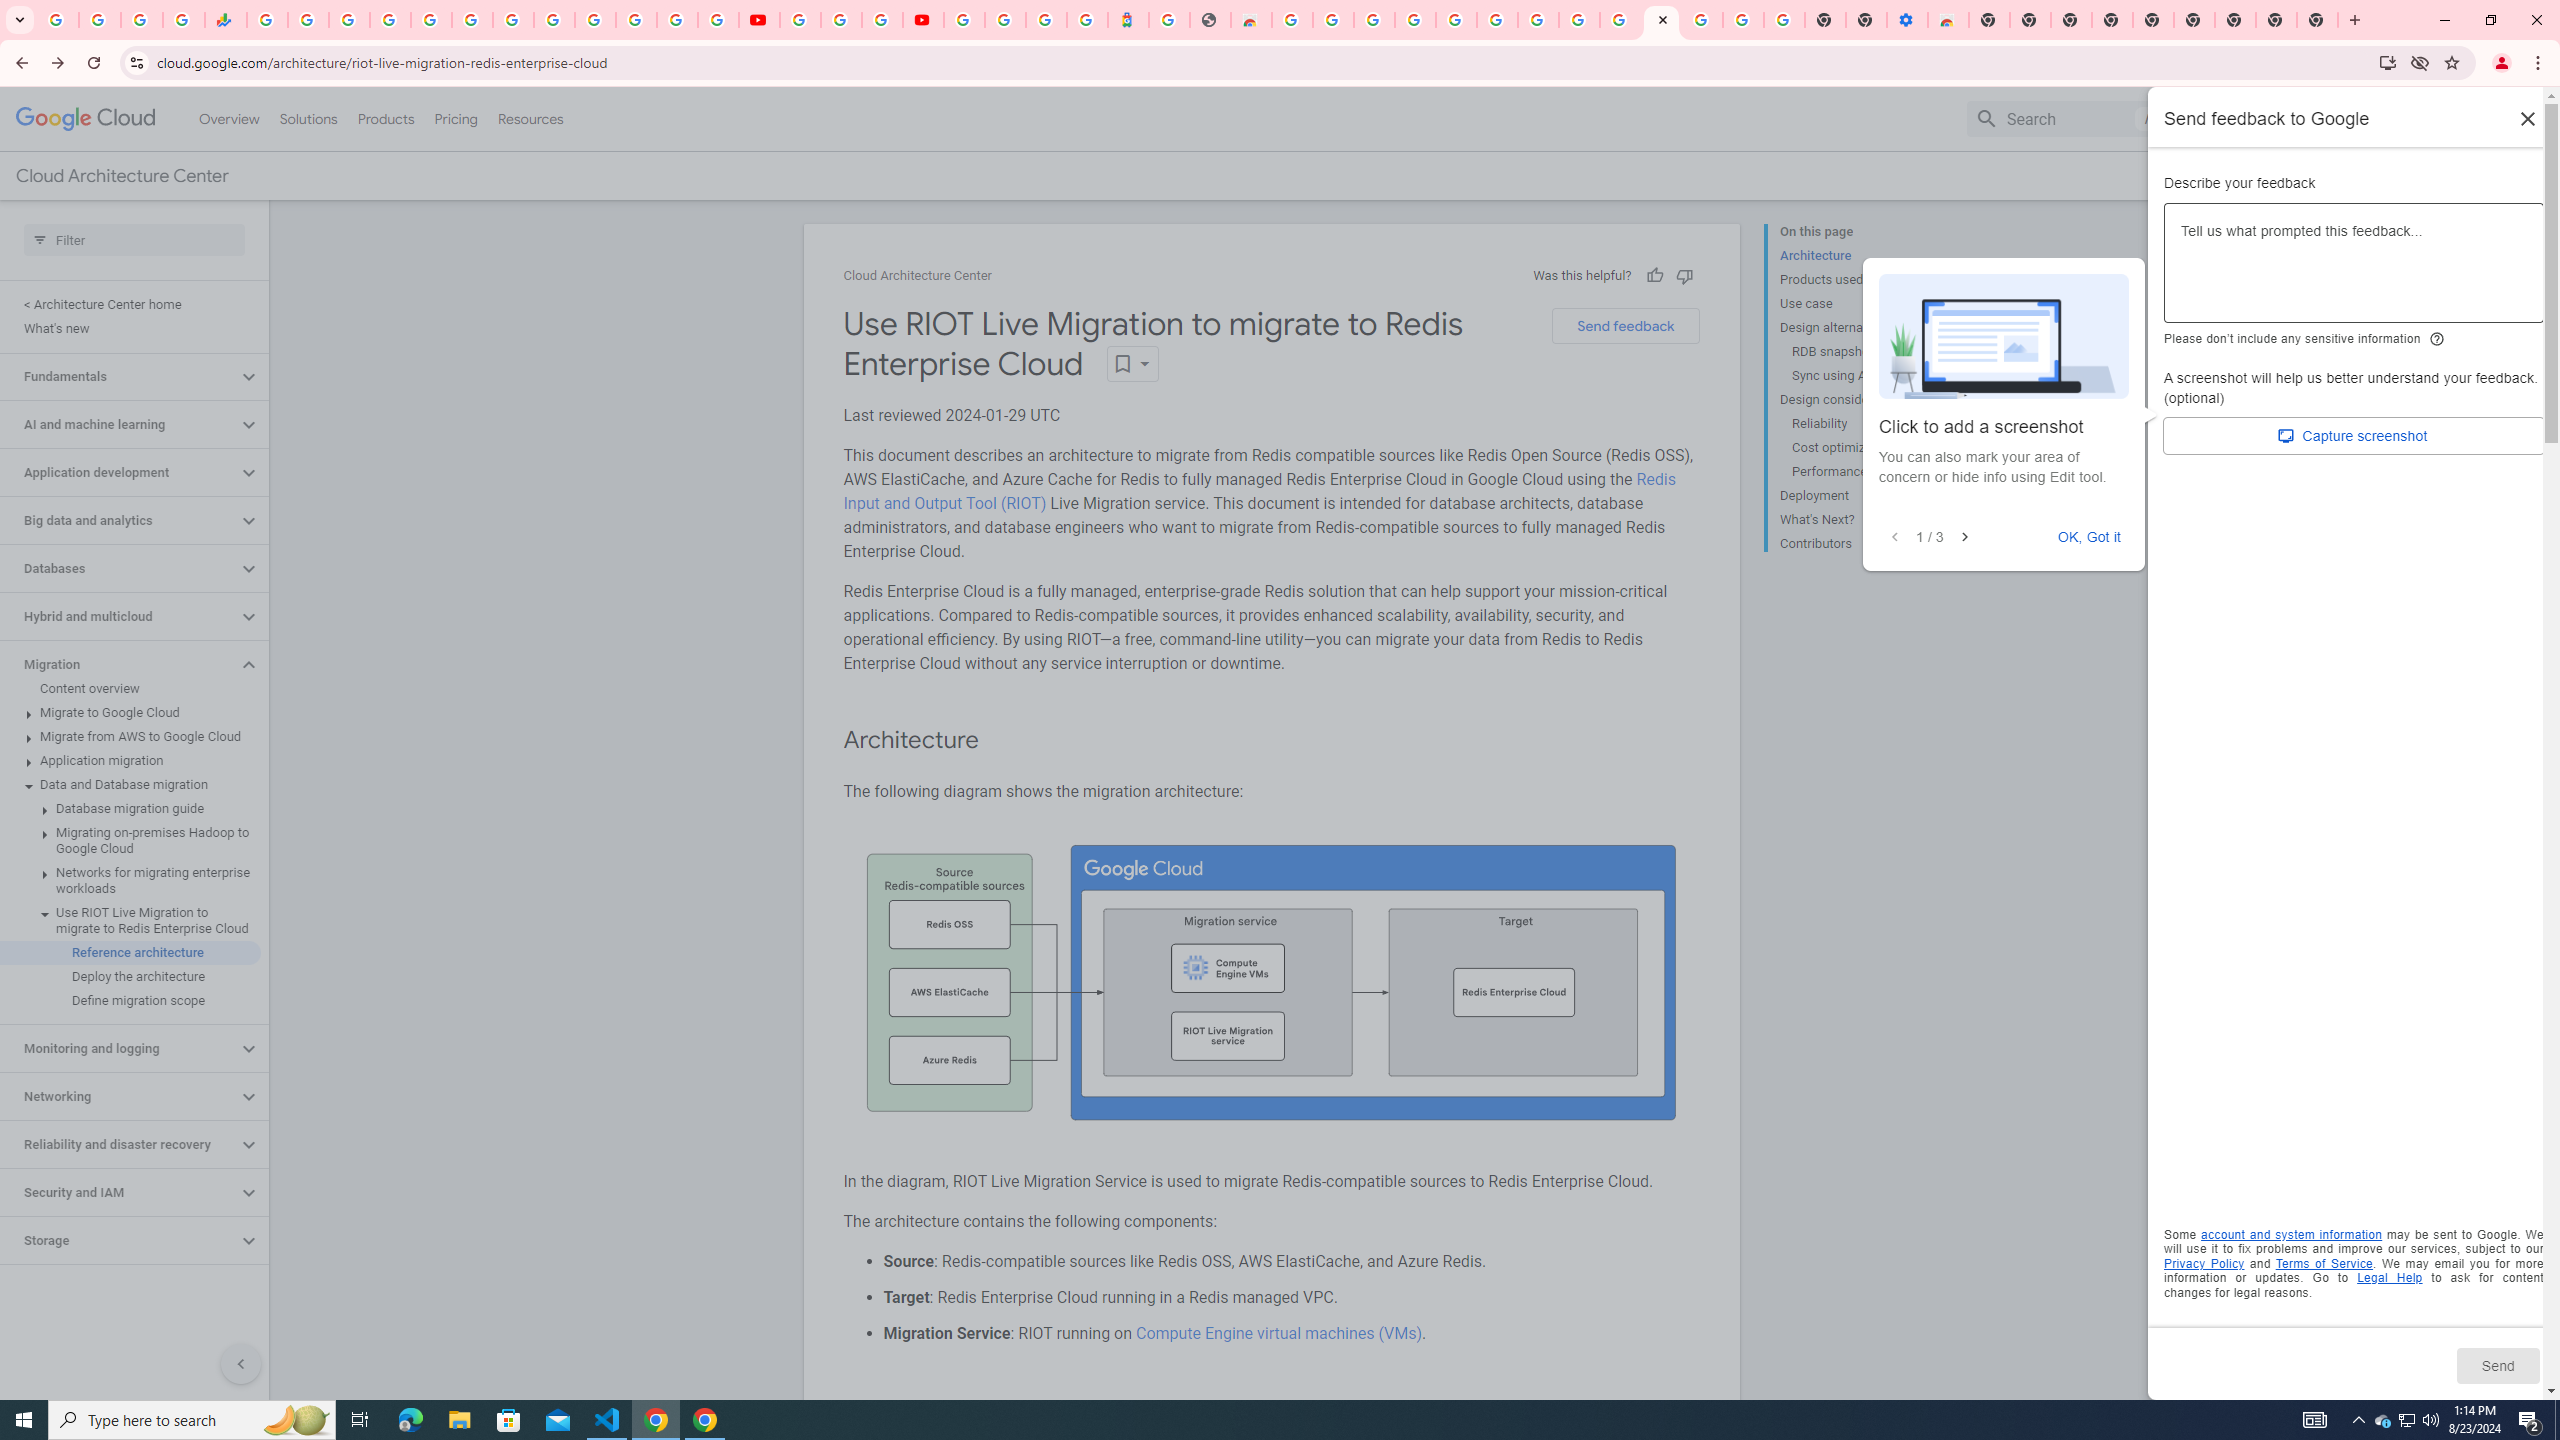 Image resolution: width=2560 pixels, height=1440 pixels. I want to click on 'Networking', so click(118, 1095).